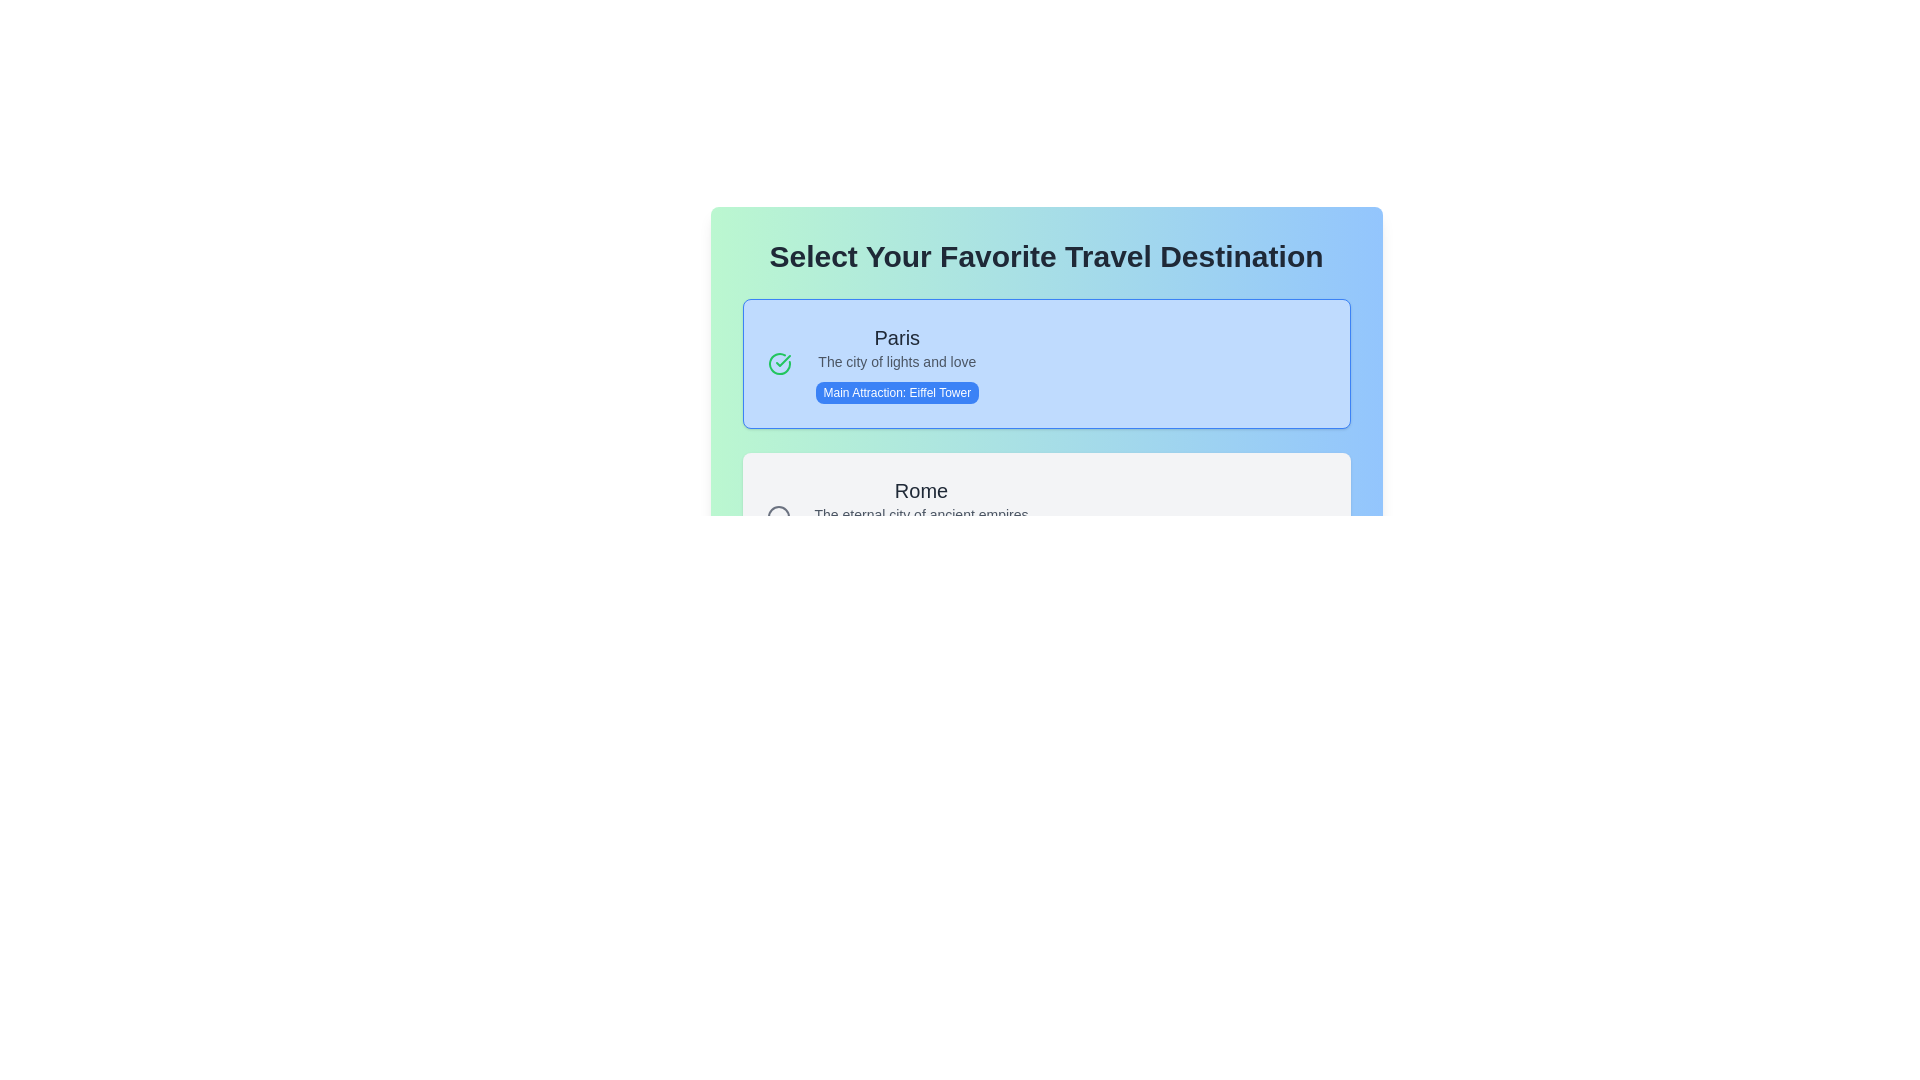  What do you see at coordinates (920, 514) in the screenshot?
I see `the static text displaying 'The eternal city of ancient empires', which is styled in gray and positioned below the title 'Rome'` at bounding box center [920, 514].